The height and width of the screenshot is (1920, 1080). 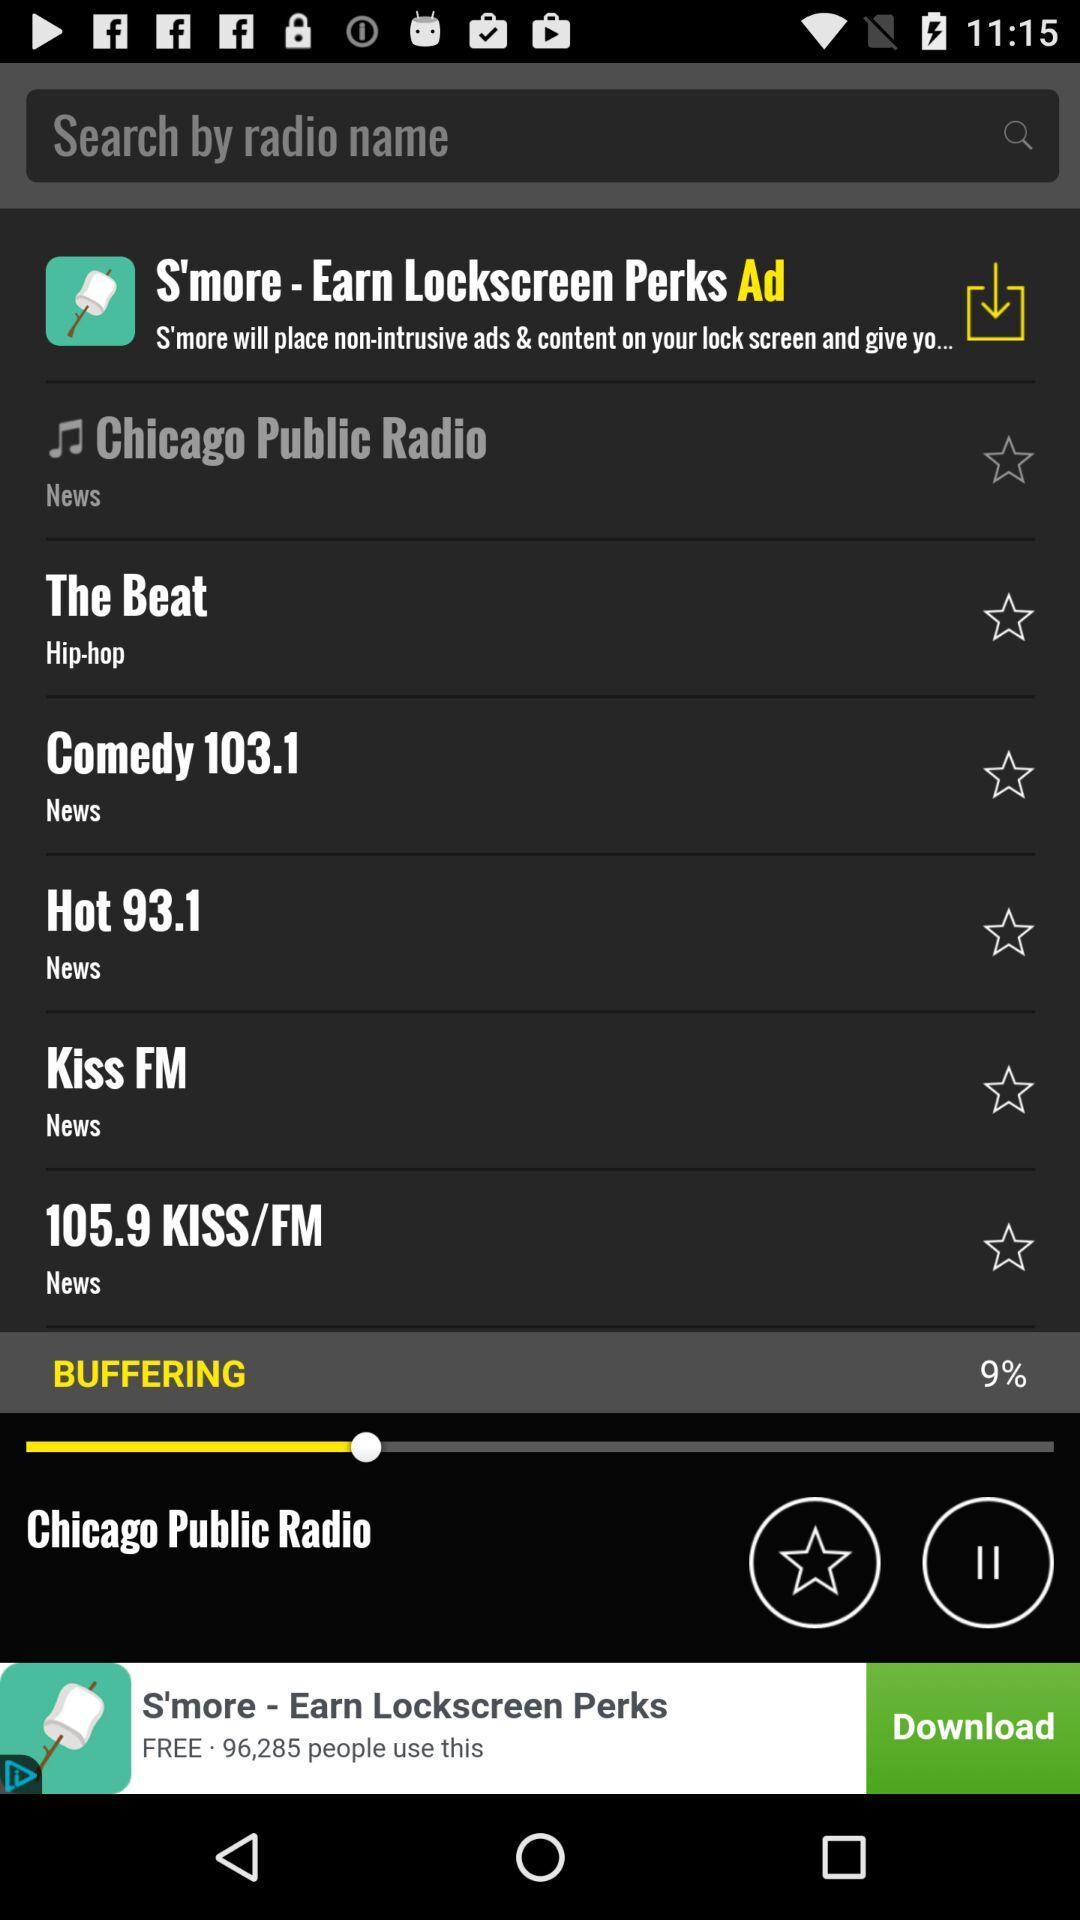 I want to click on the pause icon, so click(x=987, y=1672).